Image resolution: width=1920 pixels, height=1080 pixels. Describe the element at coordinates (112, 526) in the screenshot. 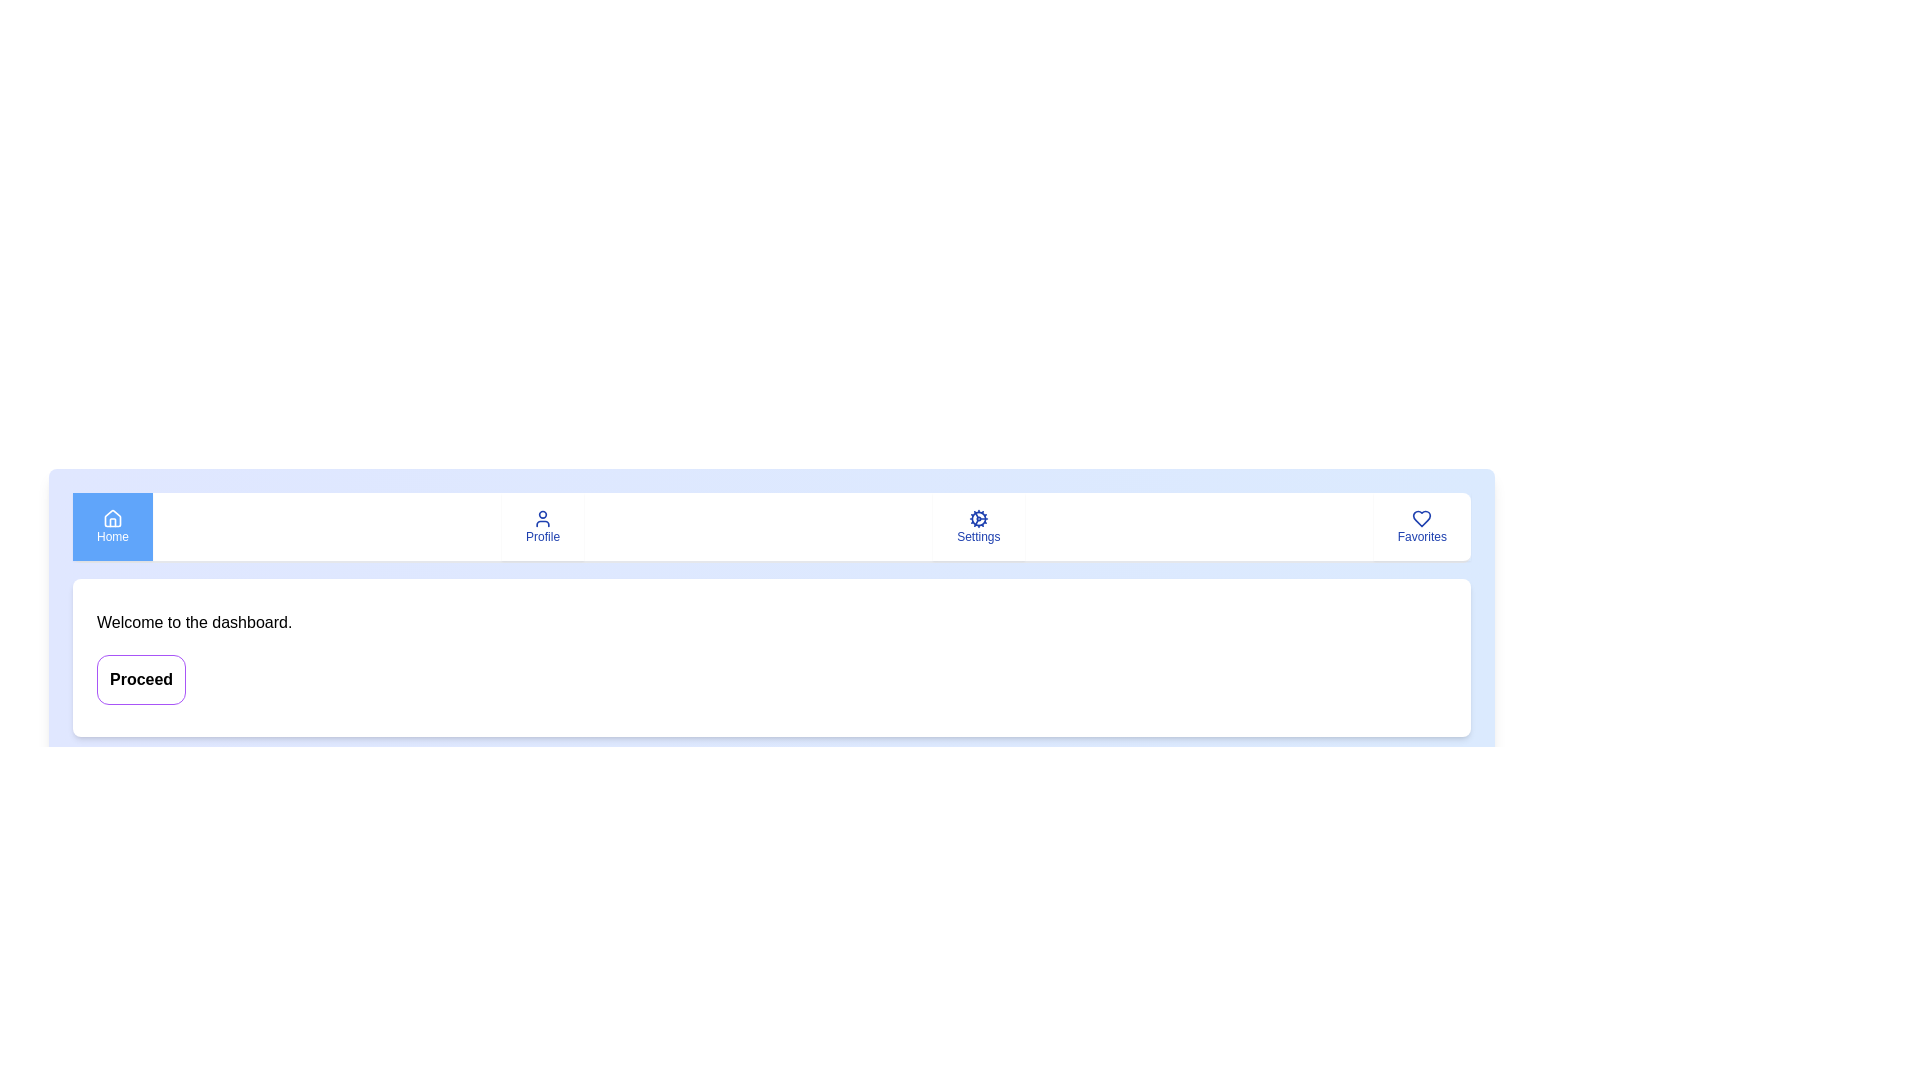

I see `the tab button labeled Home to observe its hover effect` at that location.